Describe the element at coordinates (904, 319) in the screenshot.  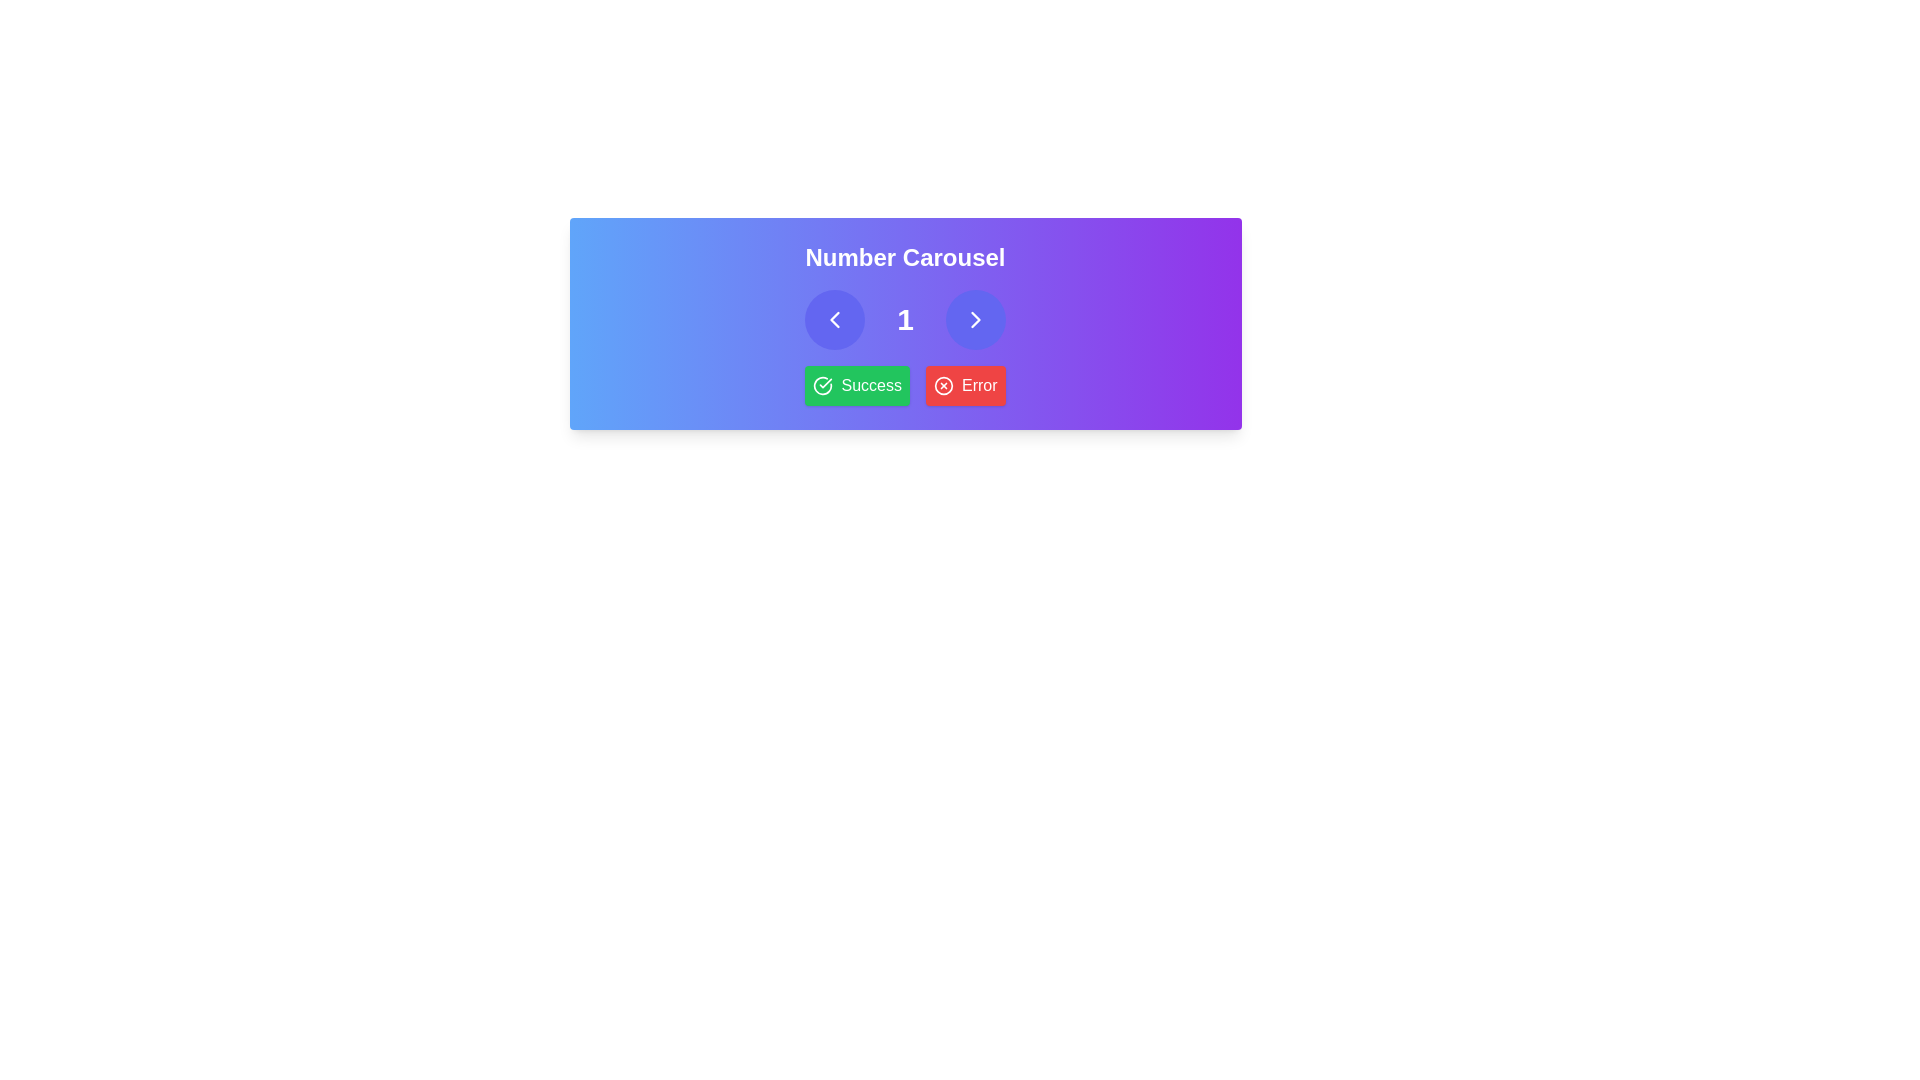
I see `the text element that indicates the current item or state within the number carousel, located in the center of a card-like component with a gradient background` at that location.